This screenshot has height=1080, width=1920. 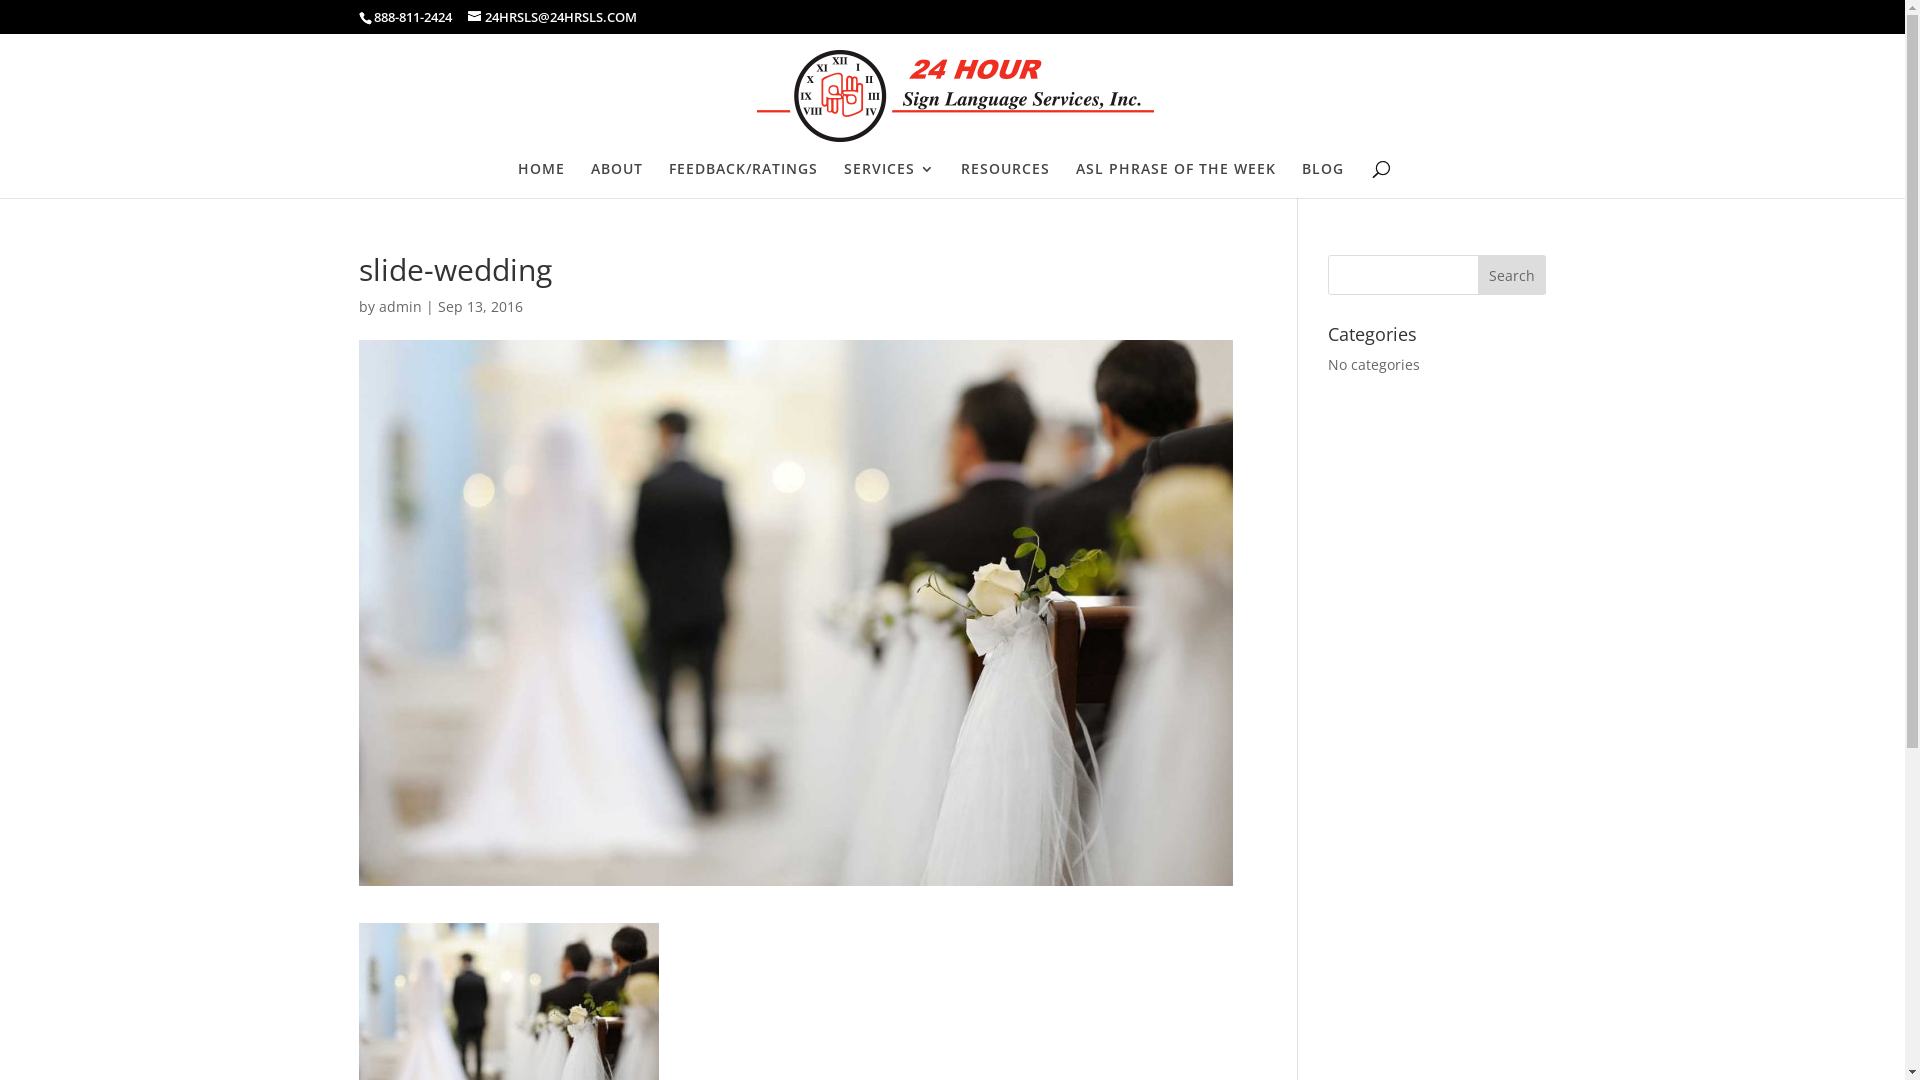 I want to click on 'ABOUT', so click(x=614, y=180).